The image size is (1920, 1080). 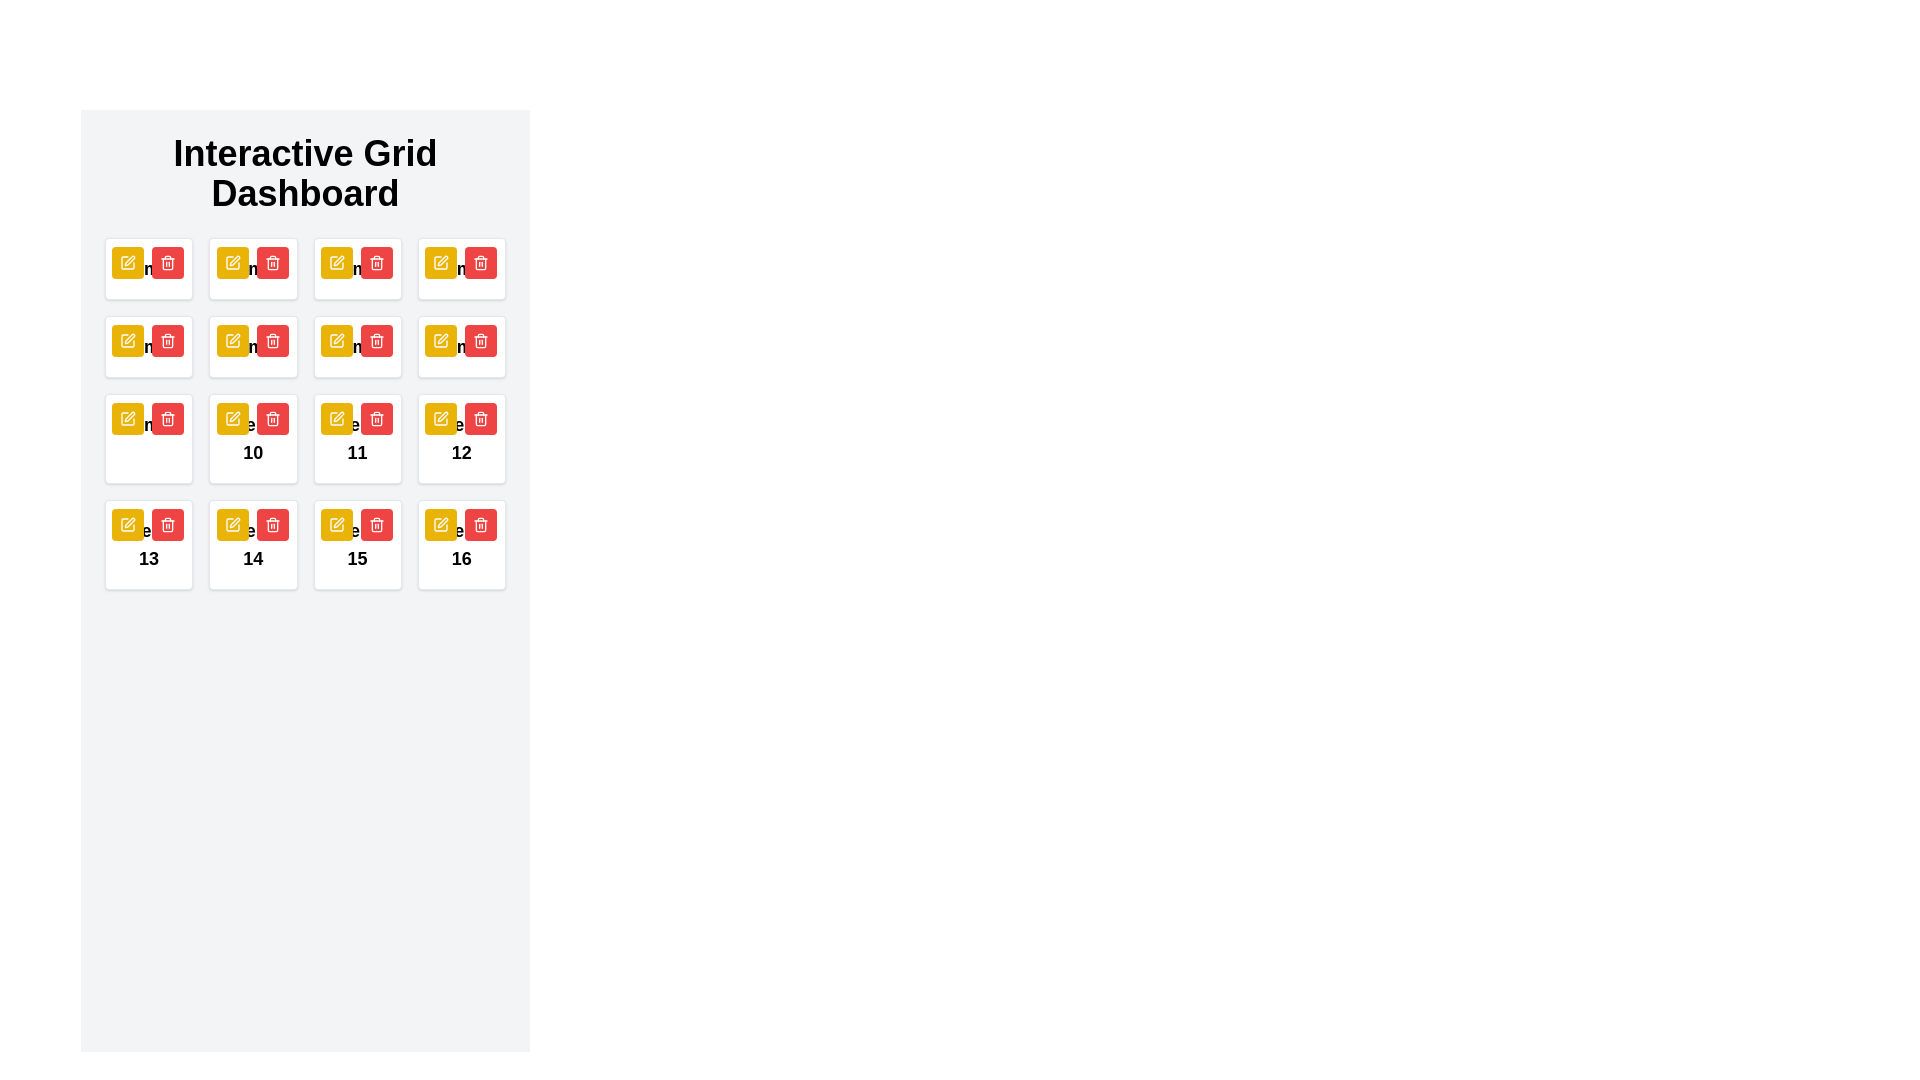 I want to click on the icon button resembling a pen overlaying a square outline, which signifies editing functionality, located in the top-left corner of the first card in the dashboard, so click(x=129, y=260).